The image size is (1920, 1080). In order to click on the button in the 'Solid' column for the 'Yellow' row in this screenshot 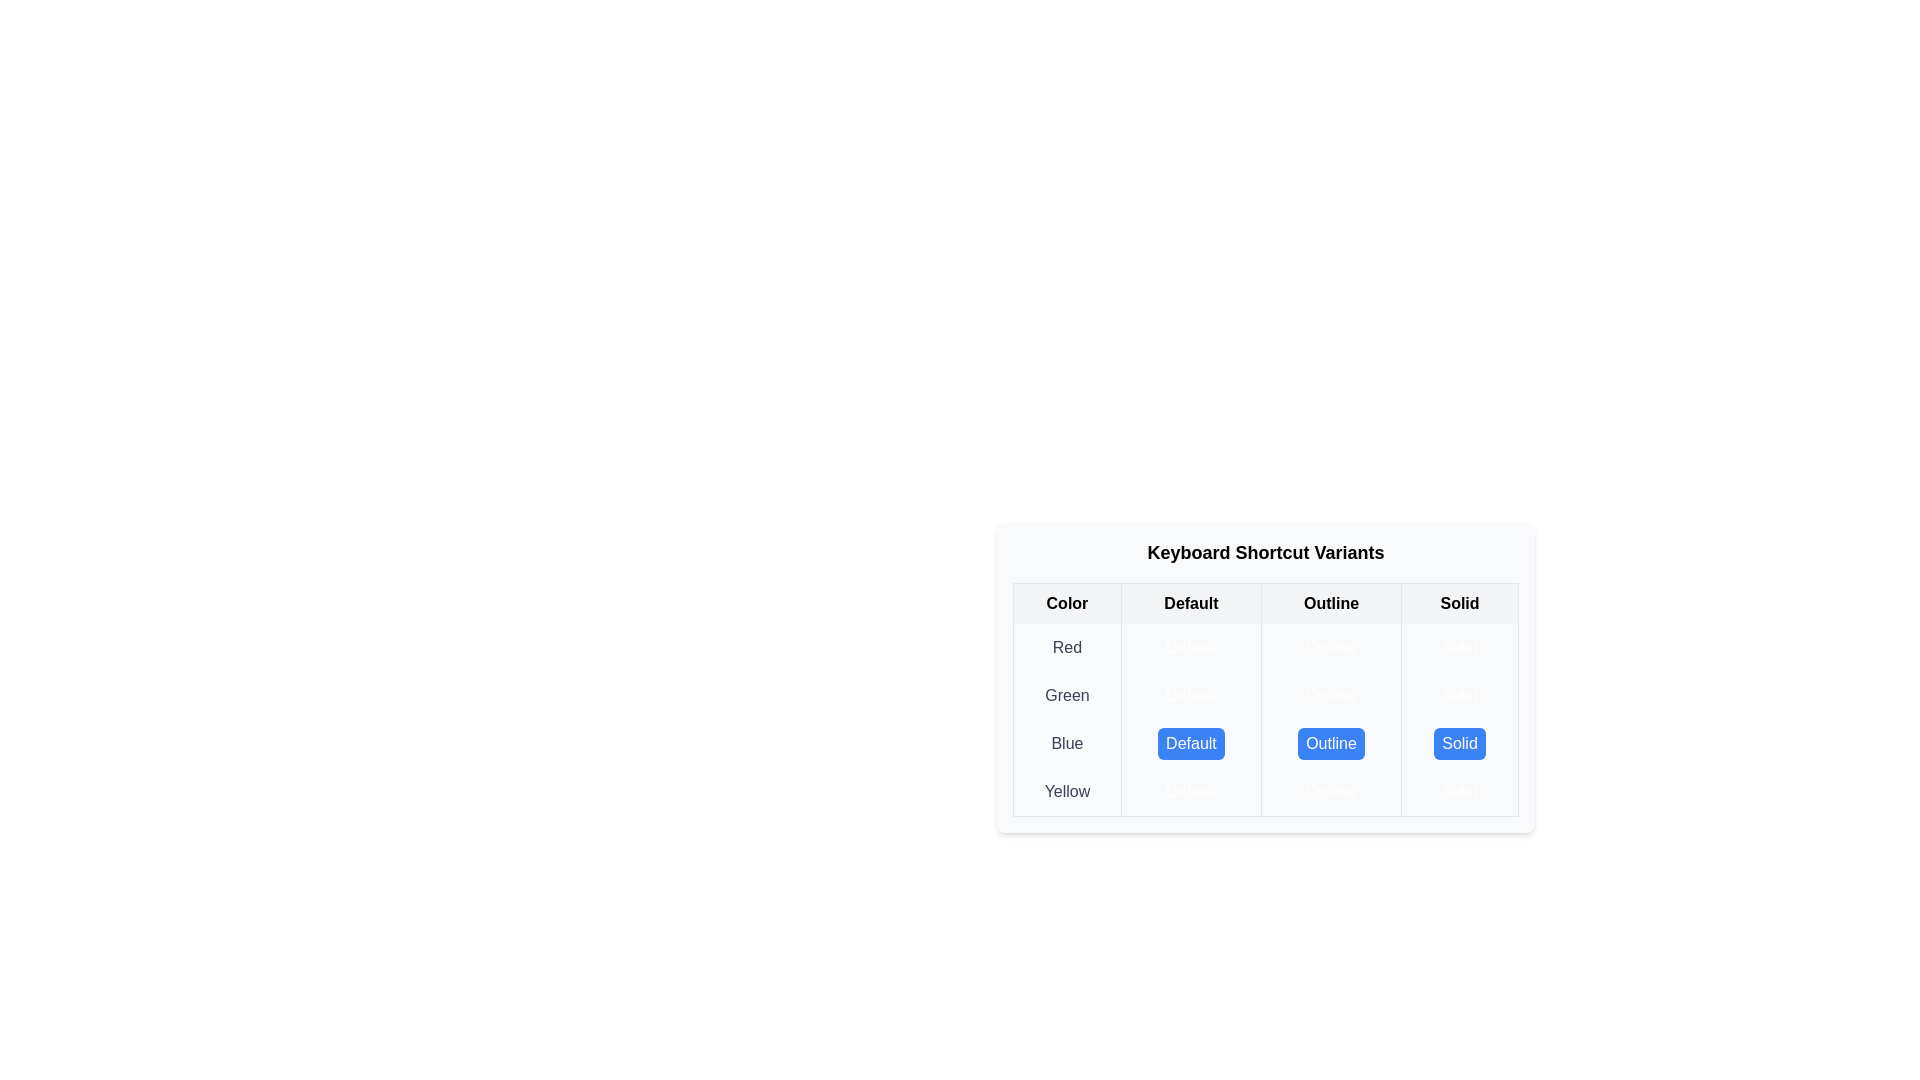, I will do `click(1459, 790)`.